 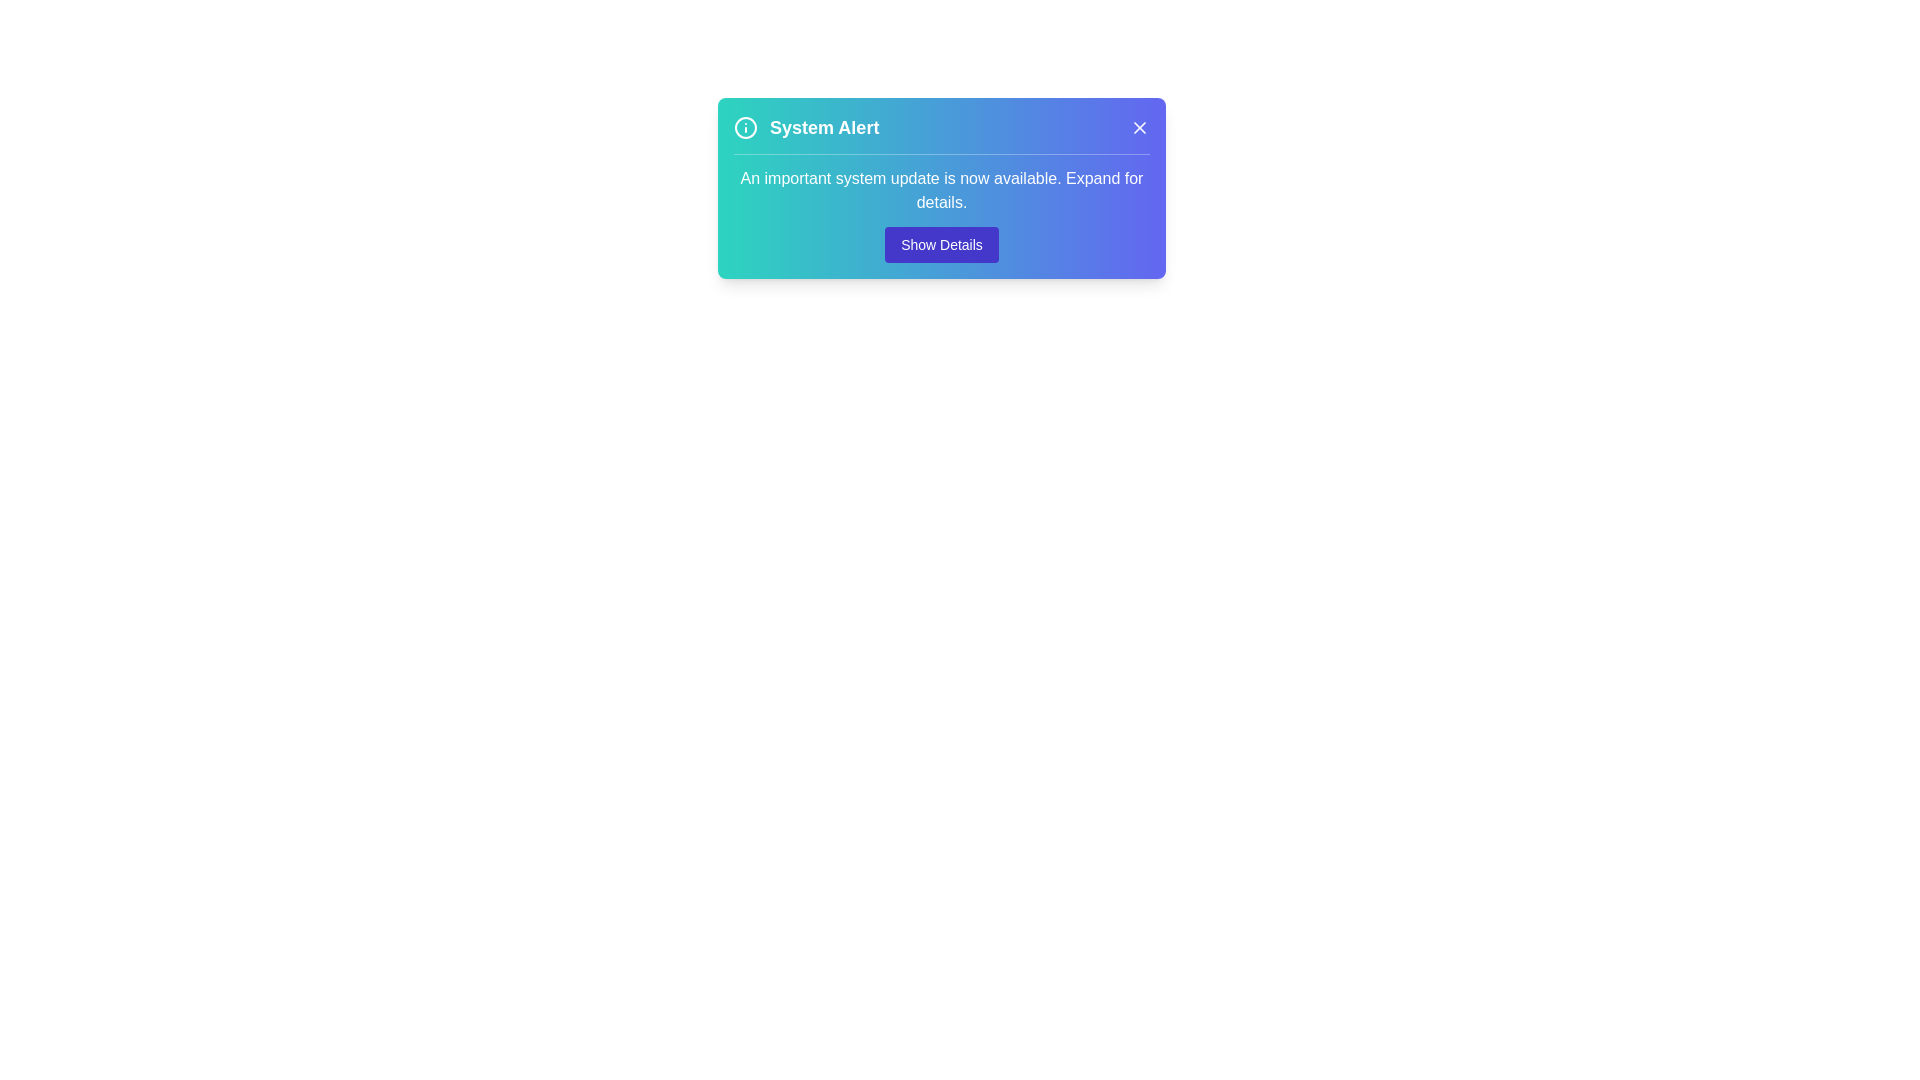 I want to click on the text 'An important system update is now available. Expand for details.' to select it, so click(x=940, y=208).